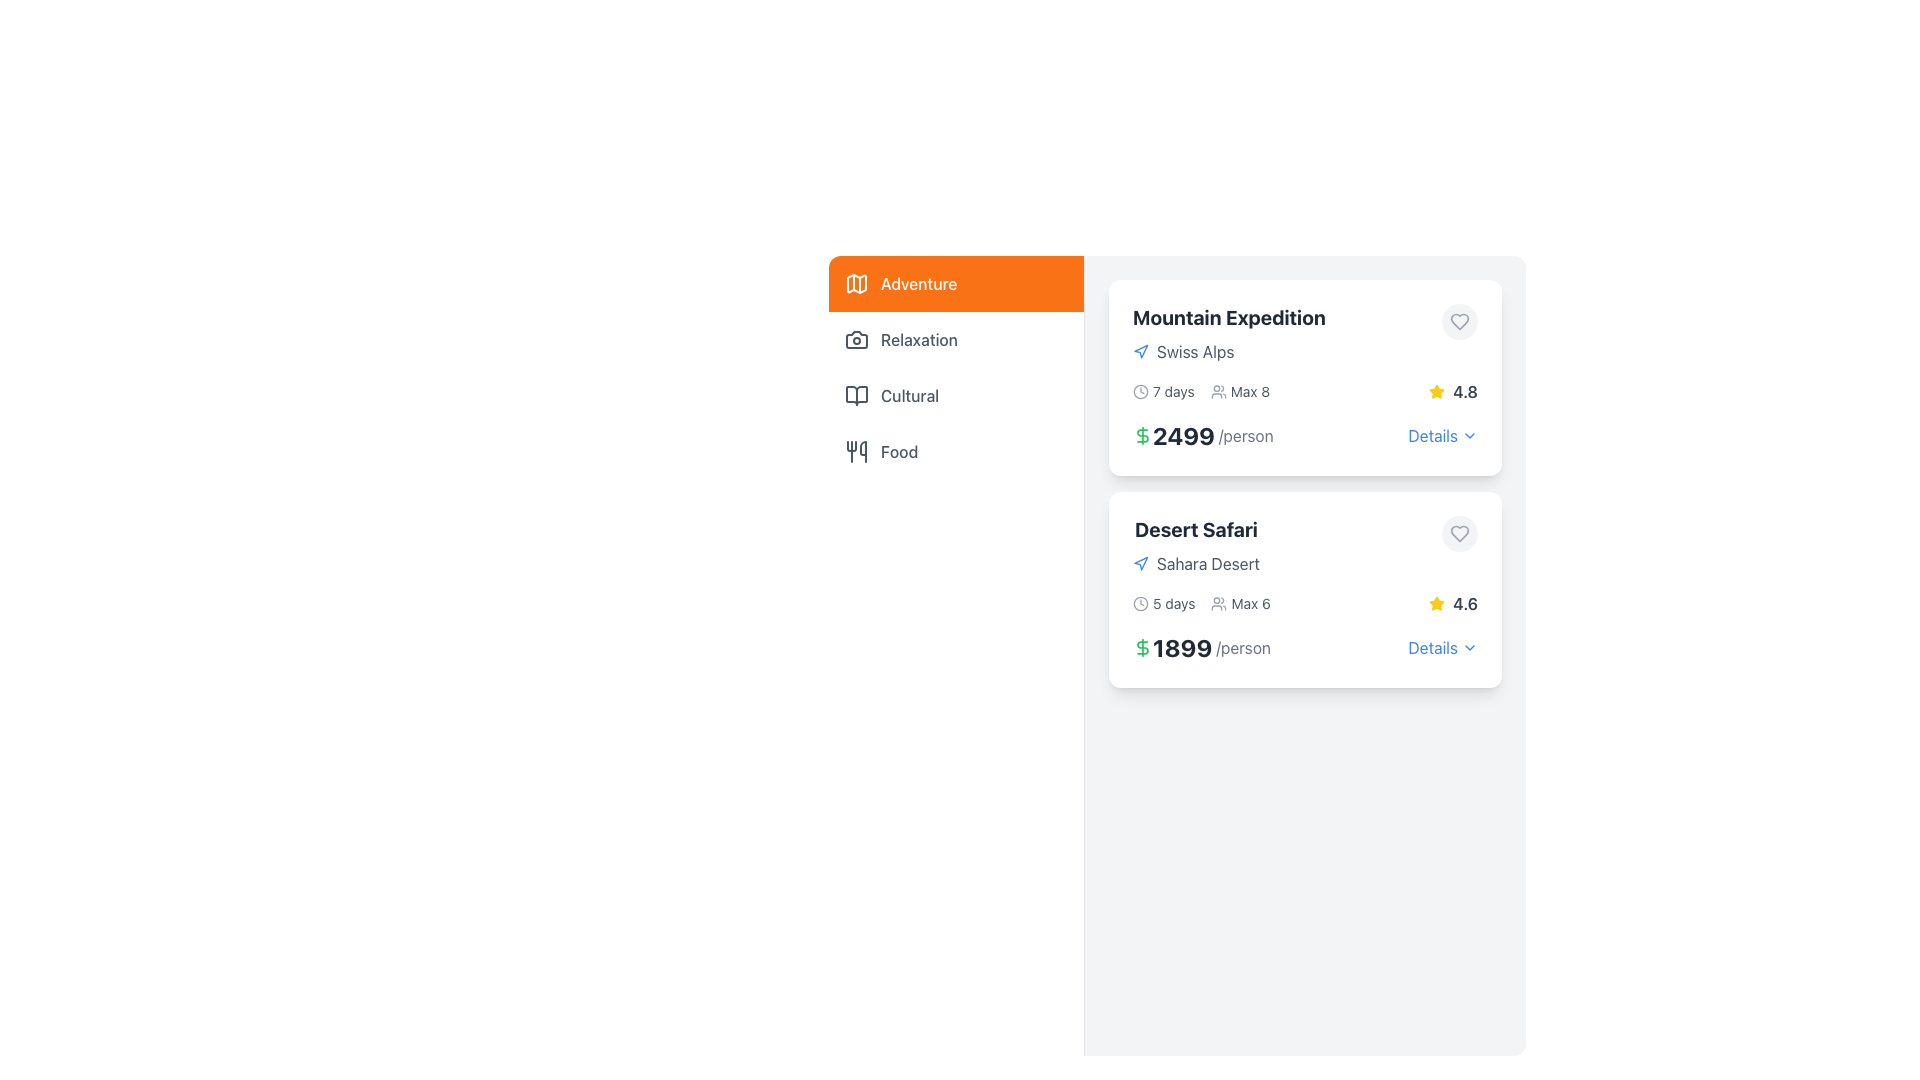 This screenshot has height=1080, width=1920. I want to click on the text label displaying 'Swiss Alps' in gray font, which is part of the 'Mountain Expedition' listing and positioned to the right of the navigation icon, so click(1195, 350).